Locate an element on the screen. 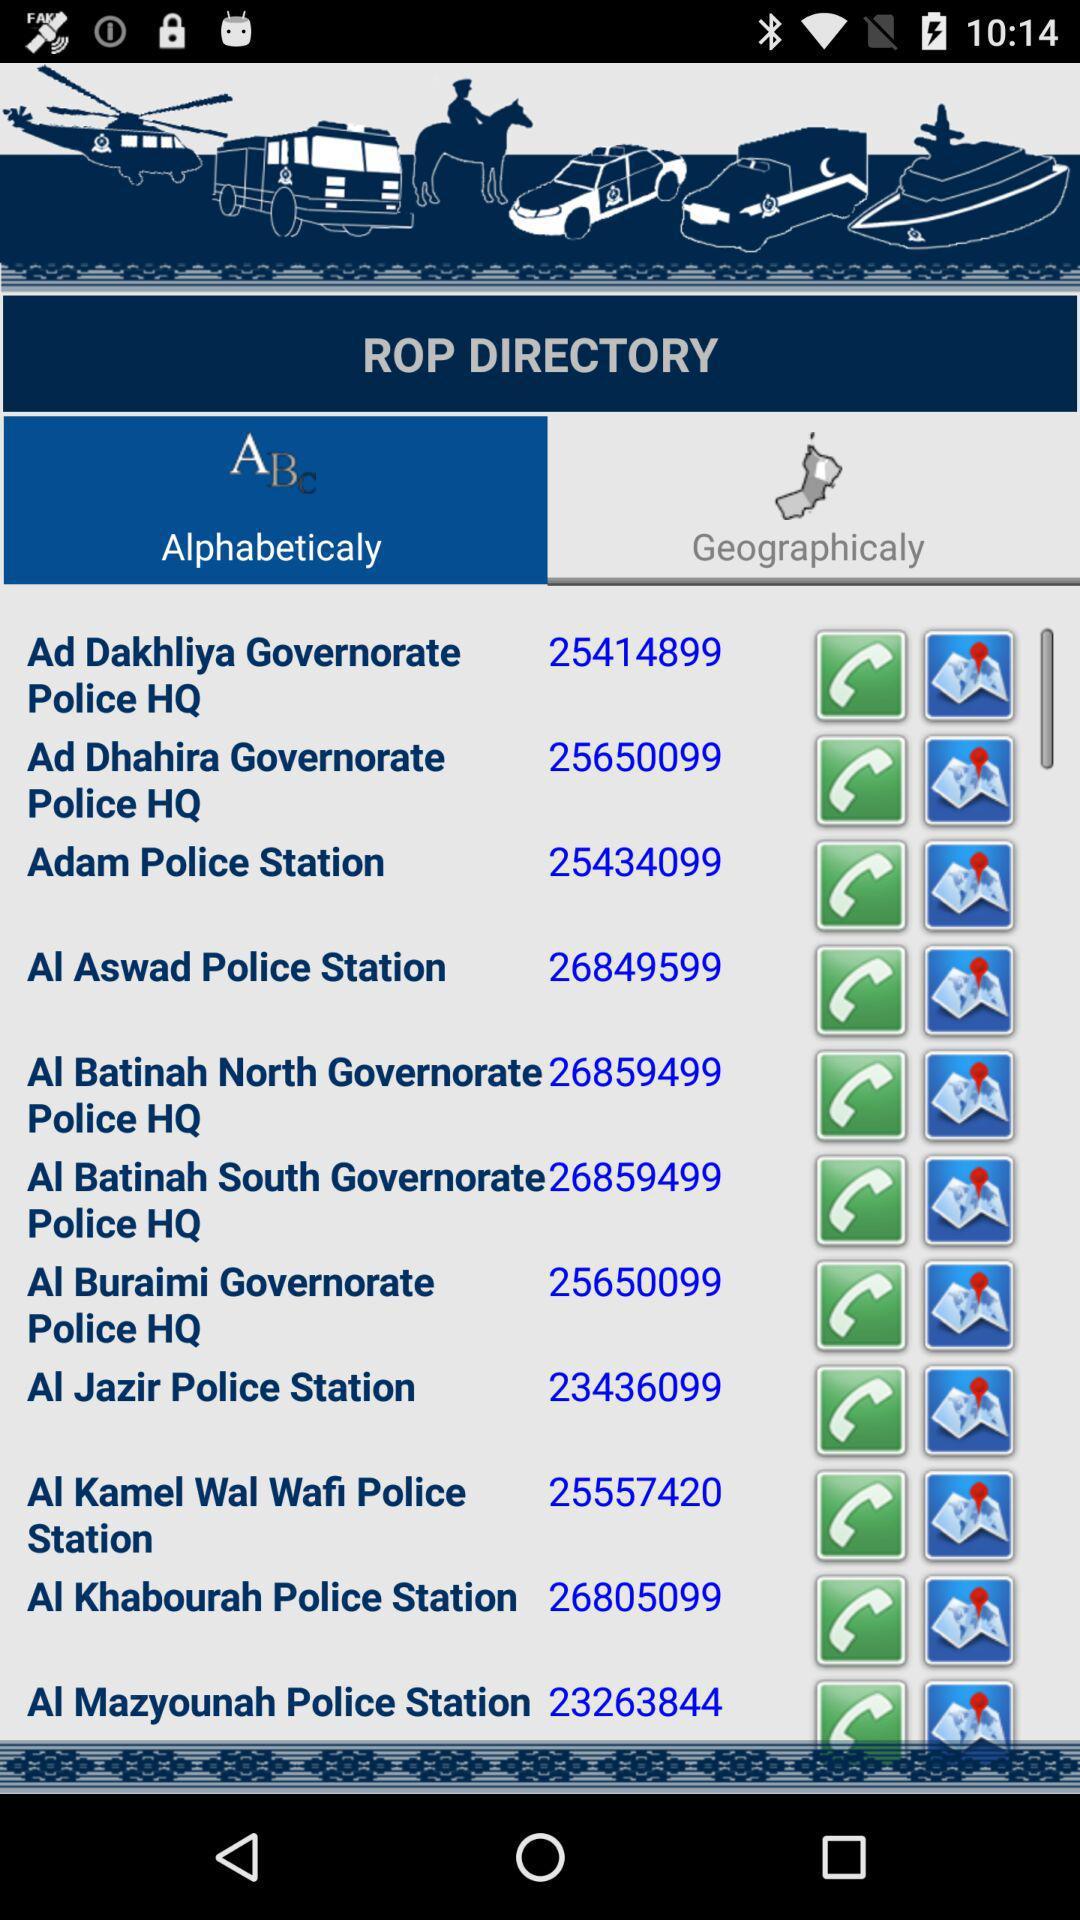 This screenshot has height=1920, width=1080. icon to the right of 25434099 app is located at coordinates (859, 885).